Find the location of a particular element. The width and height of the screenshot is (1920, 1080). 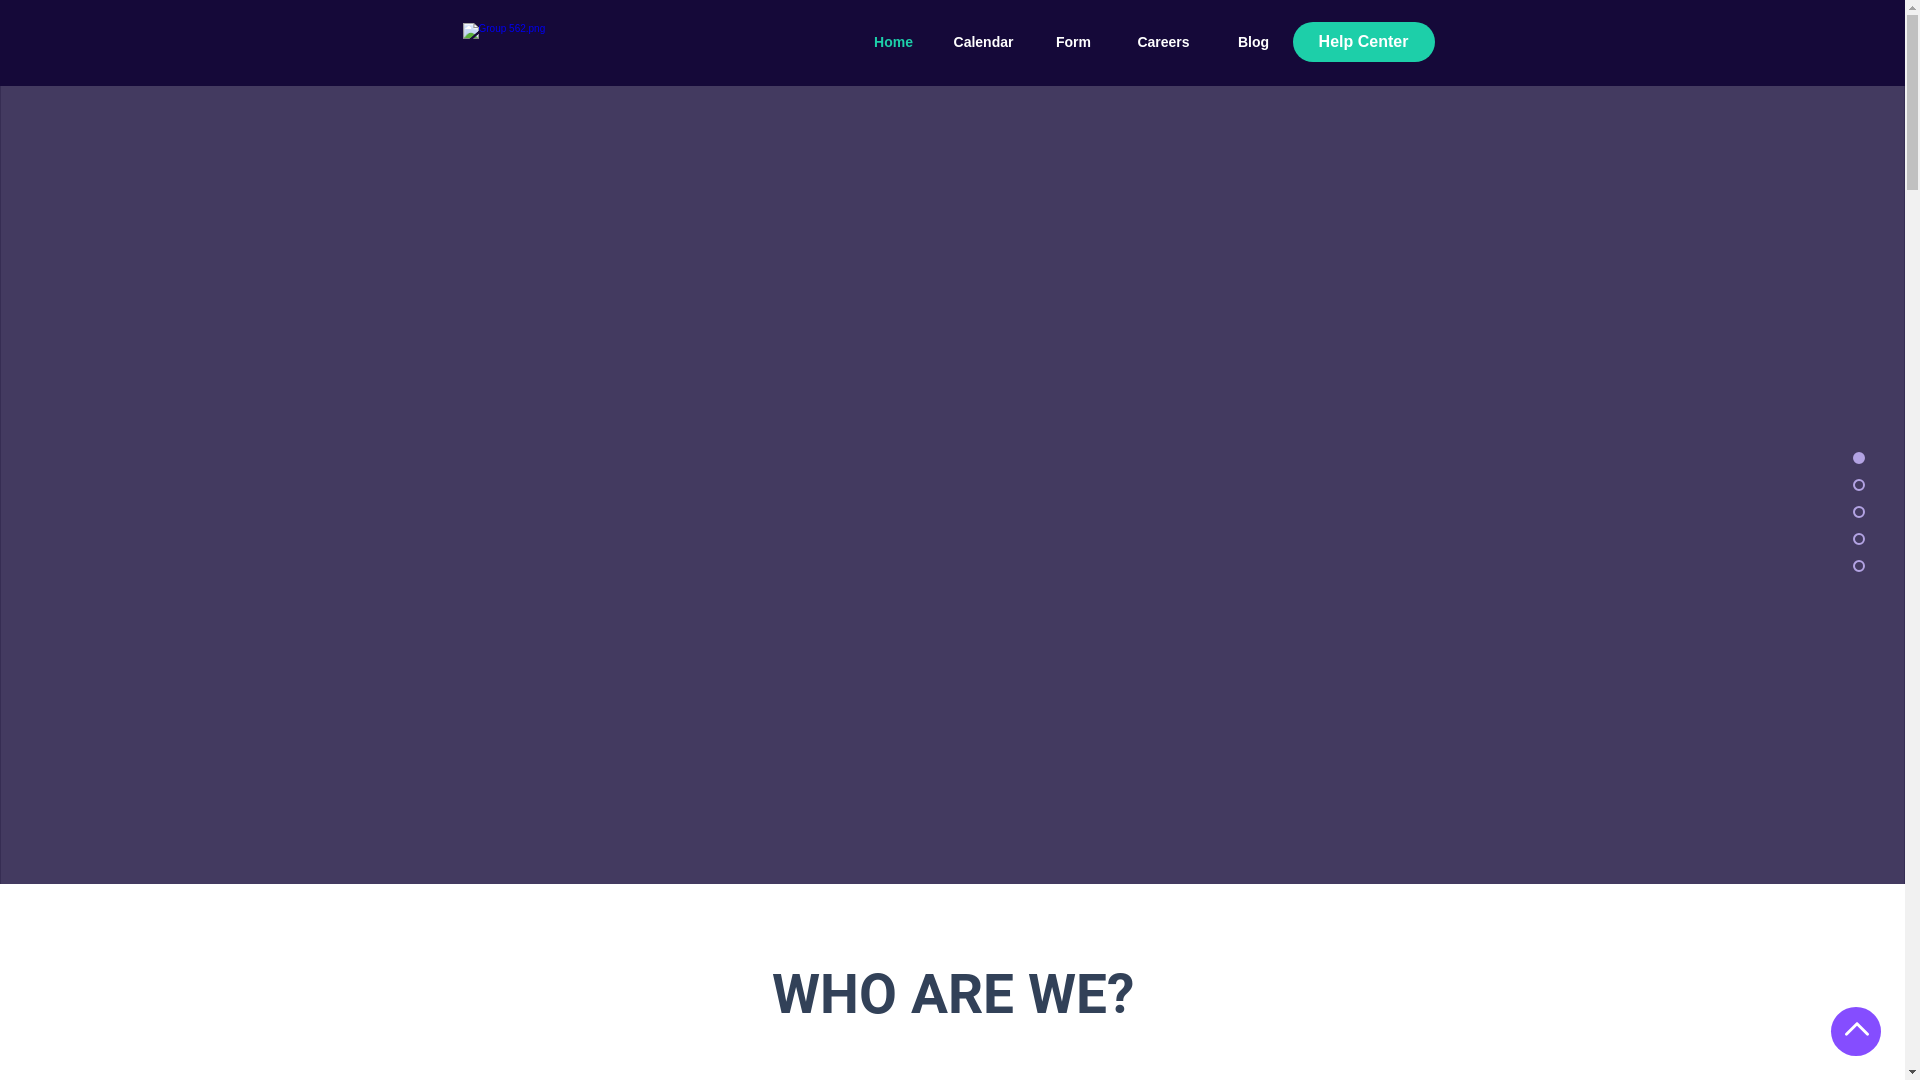

'Careers' is located at coordinates (1162, 42).